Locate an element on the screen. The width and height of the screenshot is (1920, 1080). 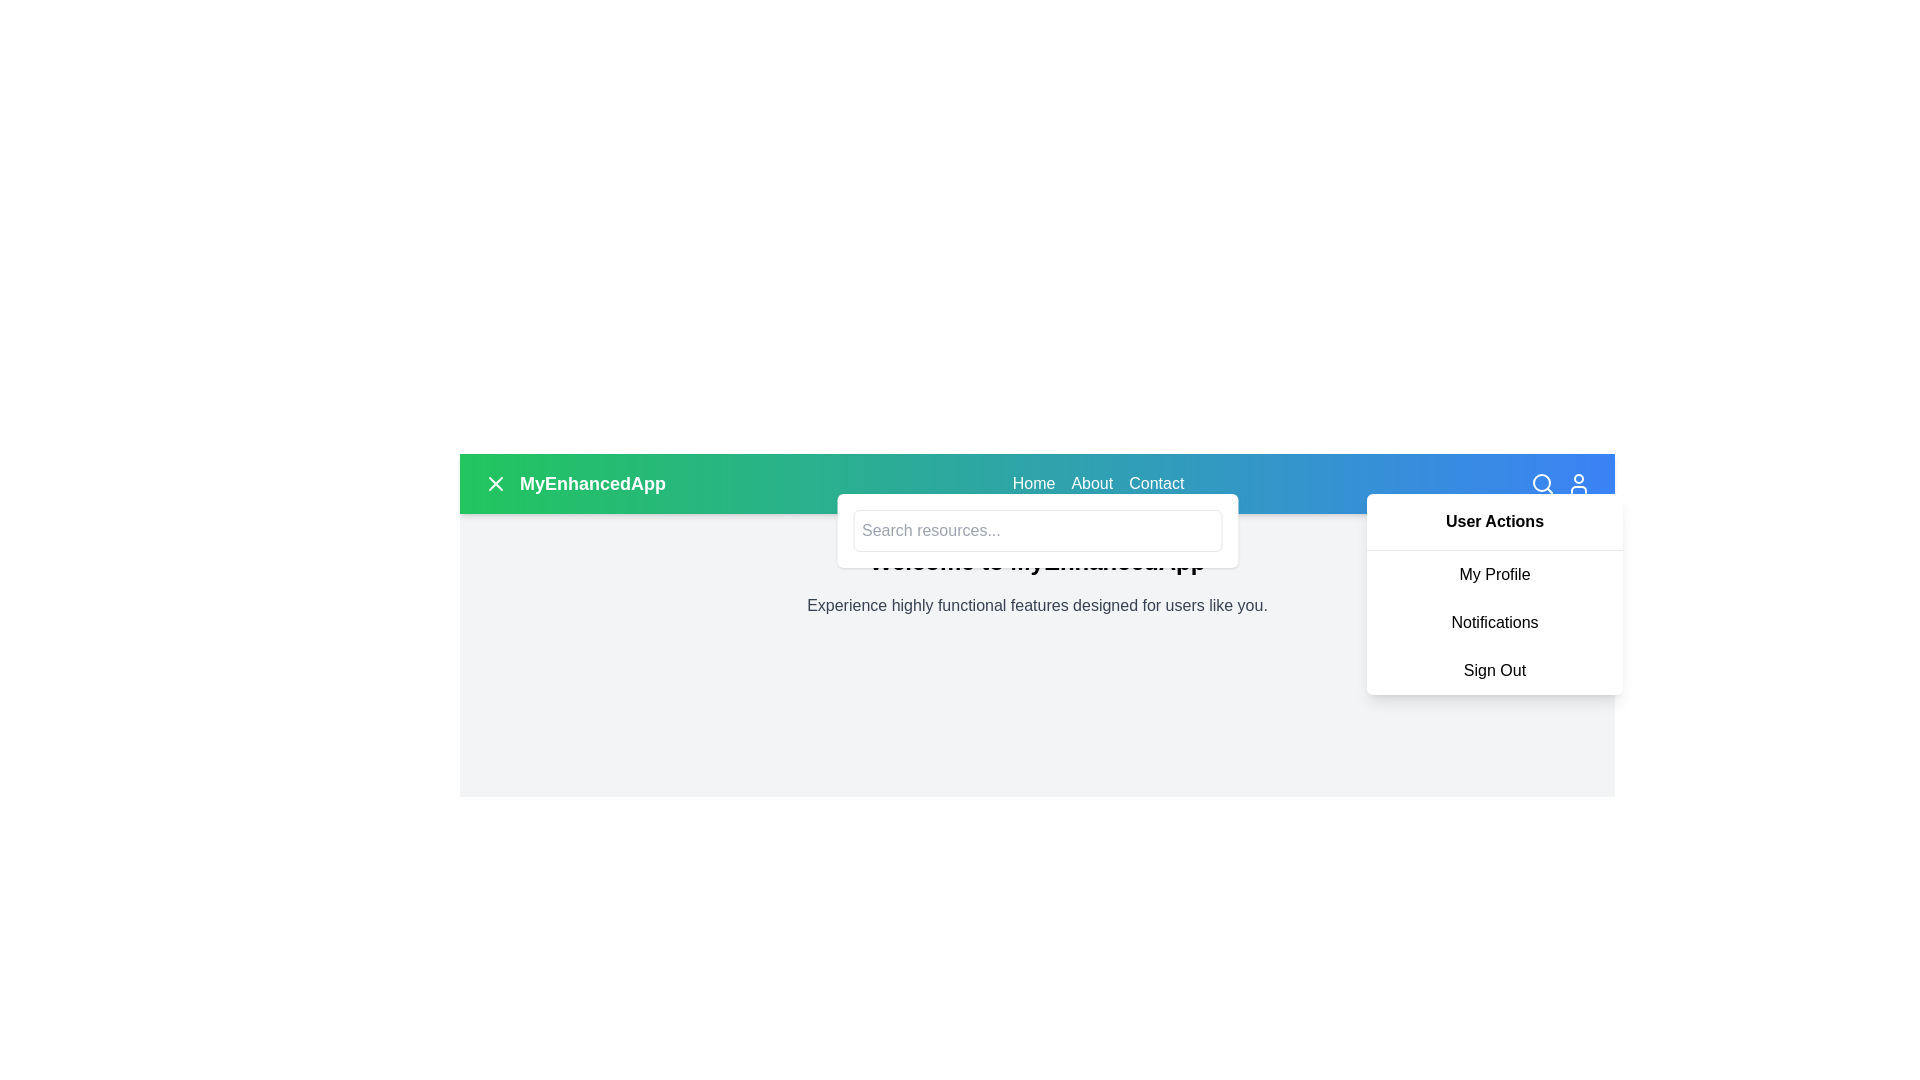
the 'My Profile' label in the dropdown menu under 'User Actions' to trigger the background color change effect is located at coordinates (1494, 574).